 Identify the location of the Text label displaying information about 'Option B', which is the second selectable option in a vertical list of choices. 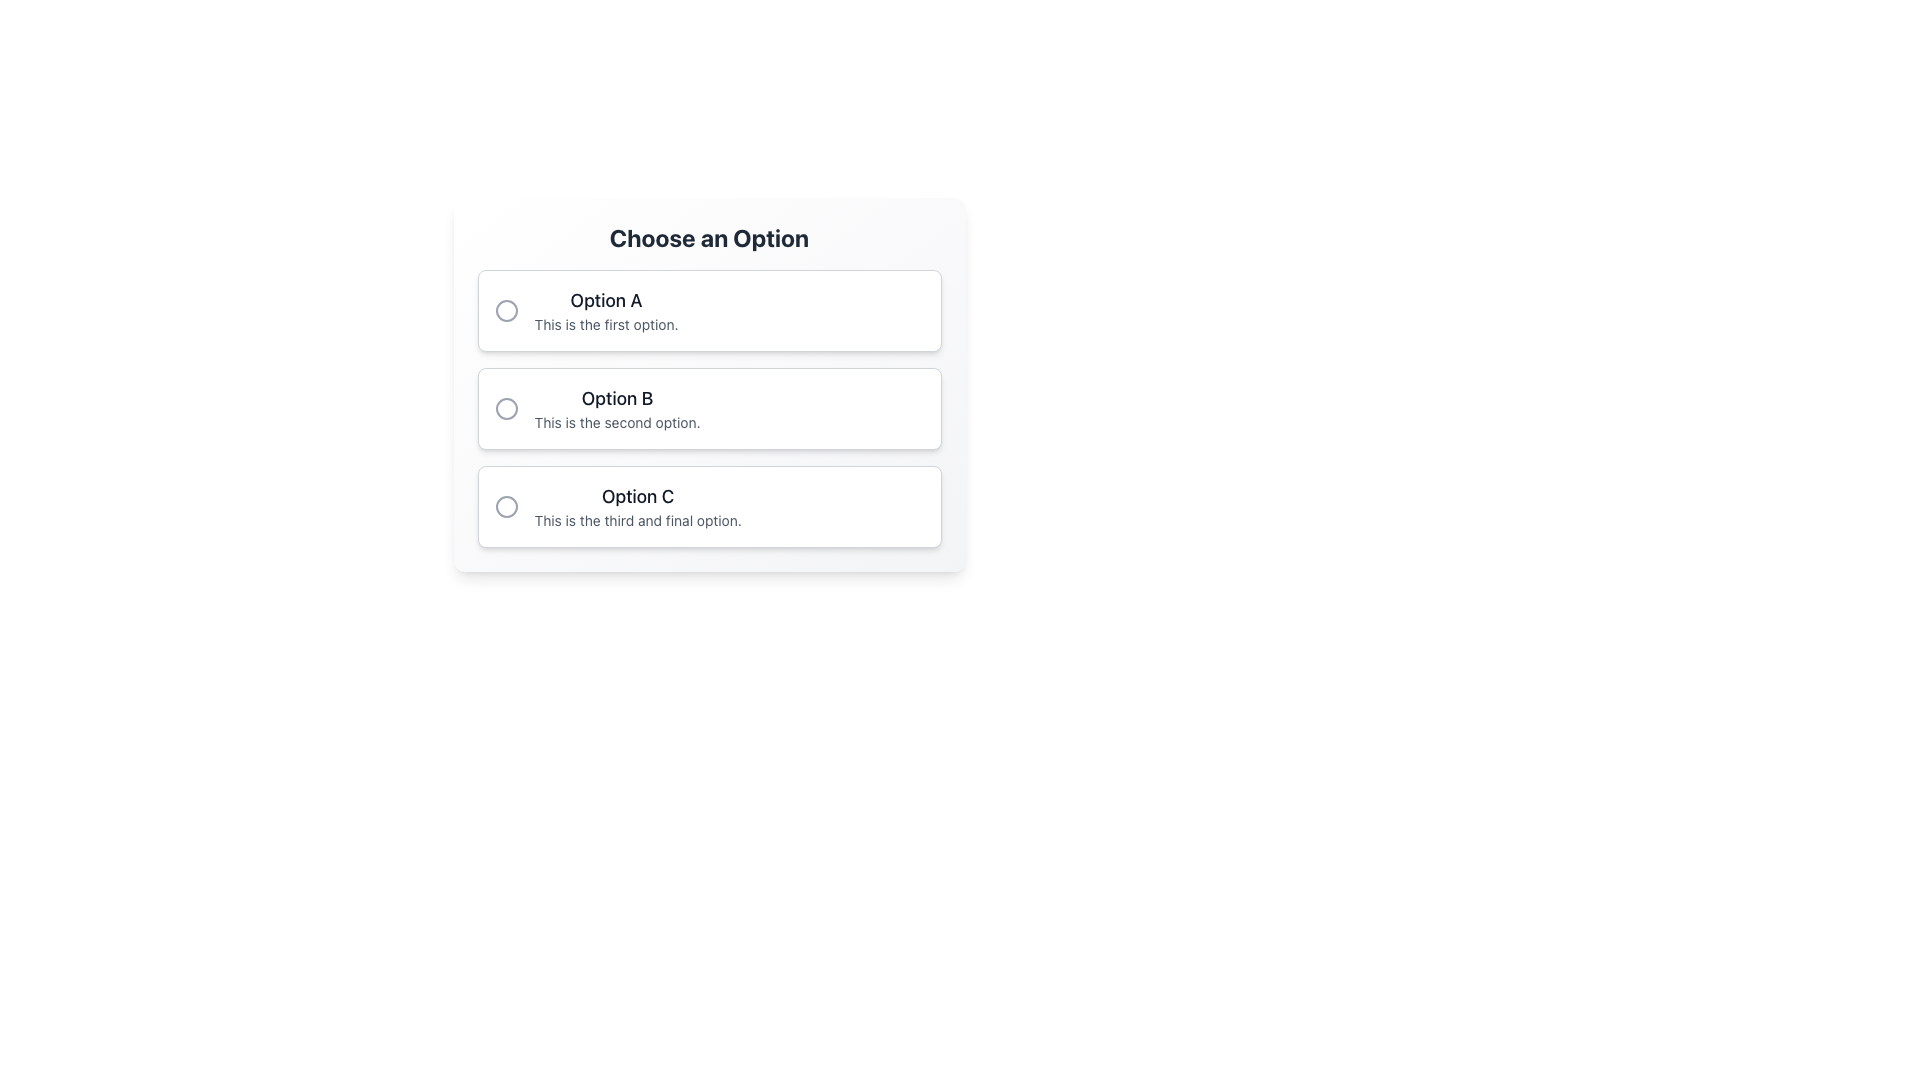
(616, 407).